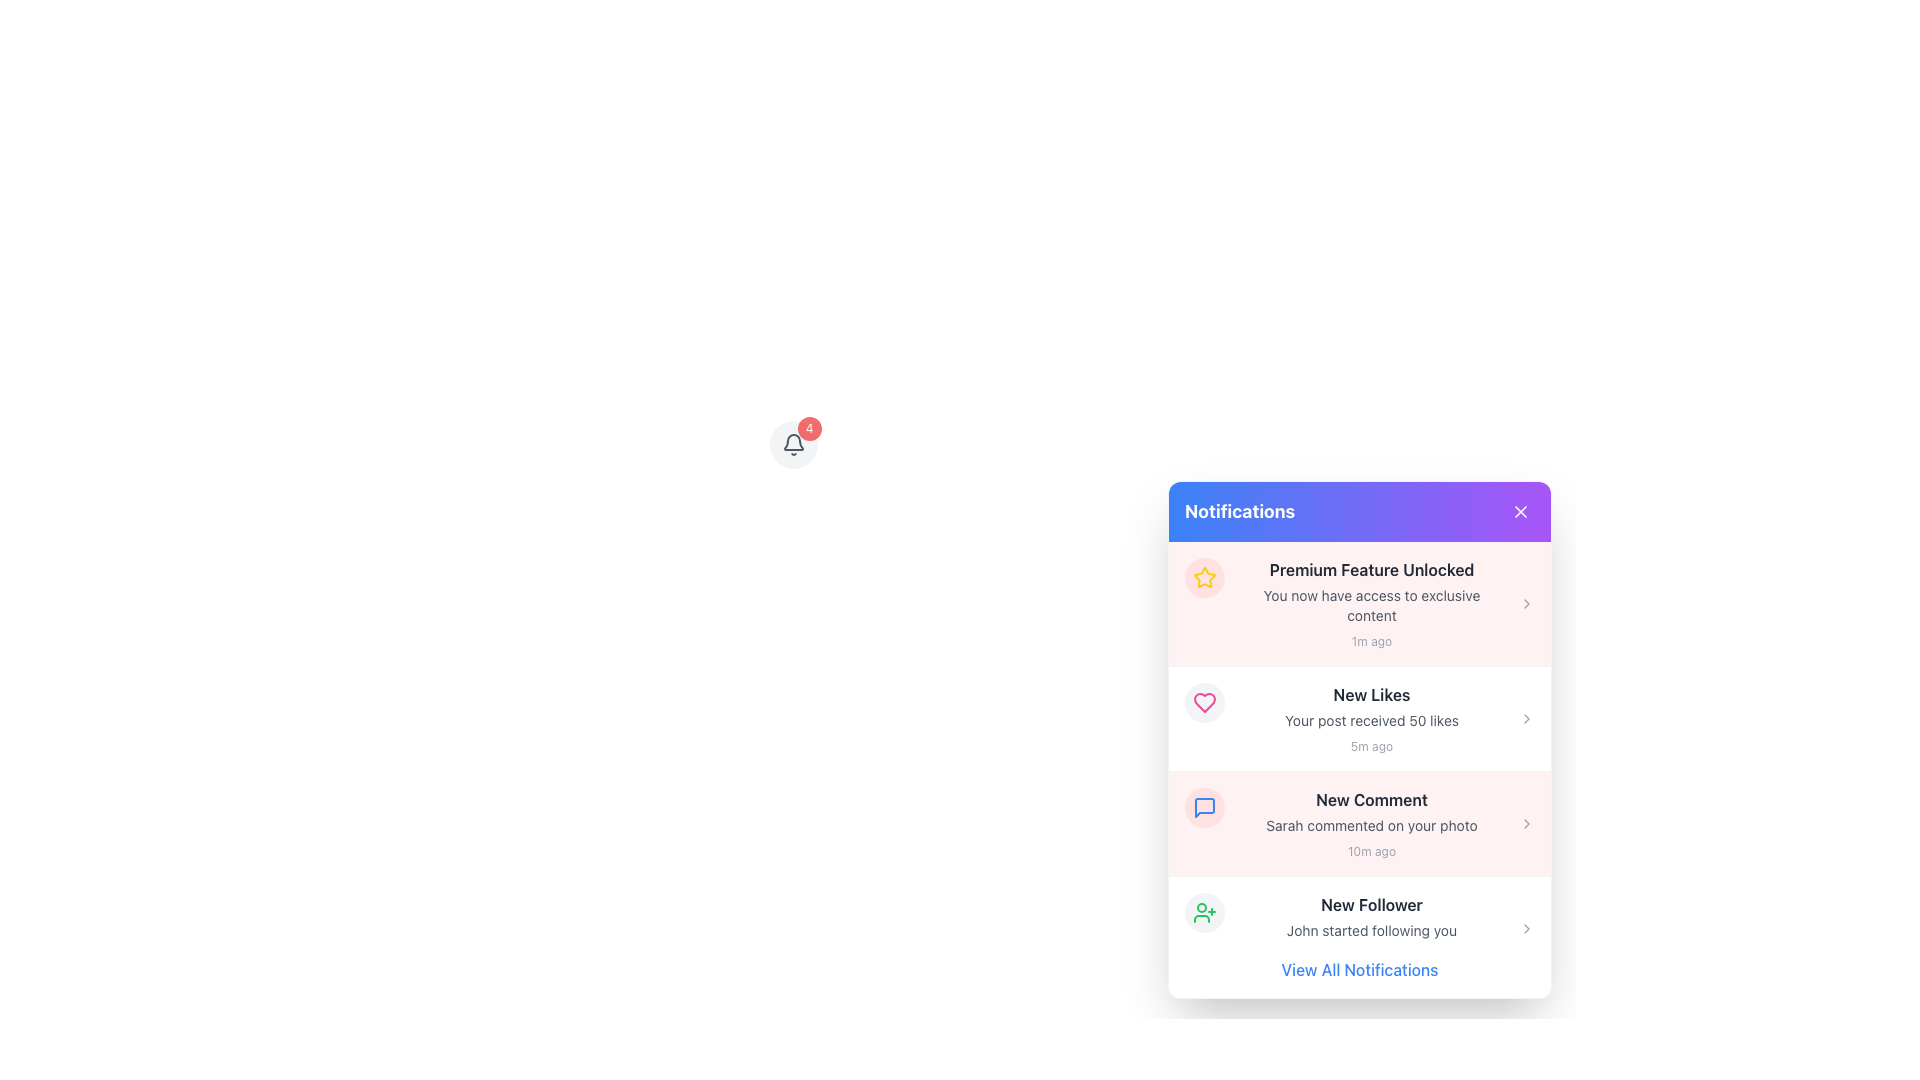 Image resolution: width=1920 pixels, height=1080 pixels. Describe the element at coordinates (1359, 929) in the screenshot. I see `the notification item titled 'New Follower' that contains the description 'John started following you' and the timestamp '1h ago'` at that location.